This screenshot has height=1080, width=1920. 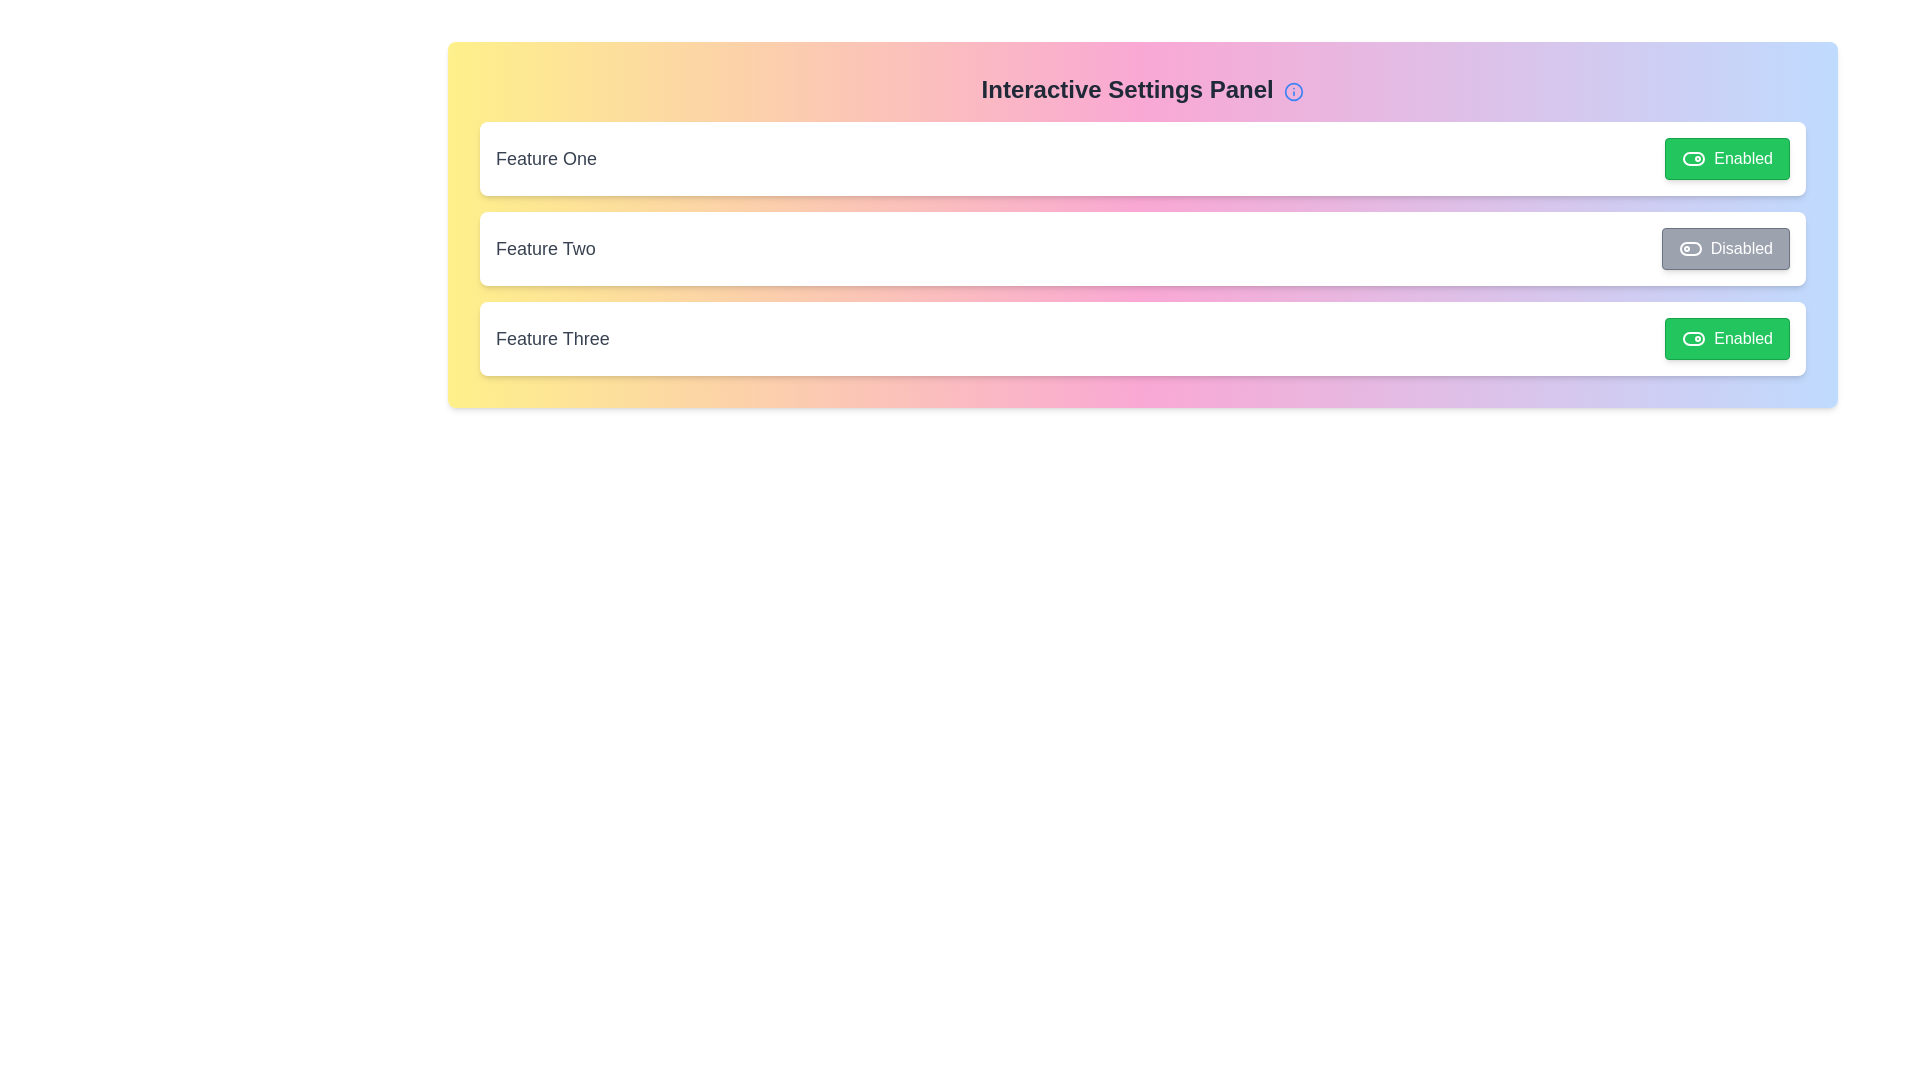 I want to click on the informational icon in the panel header, so click(x=1294, y=91).